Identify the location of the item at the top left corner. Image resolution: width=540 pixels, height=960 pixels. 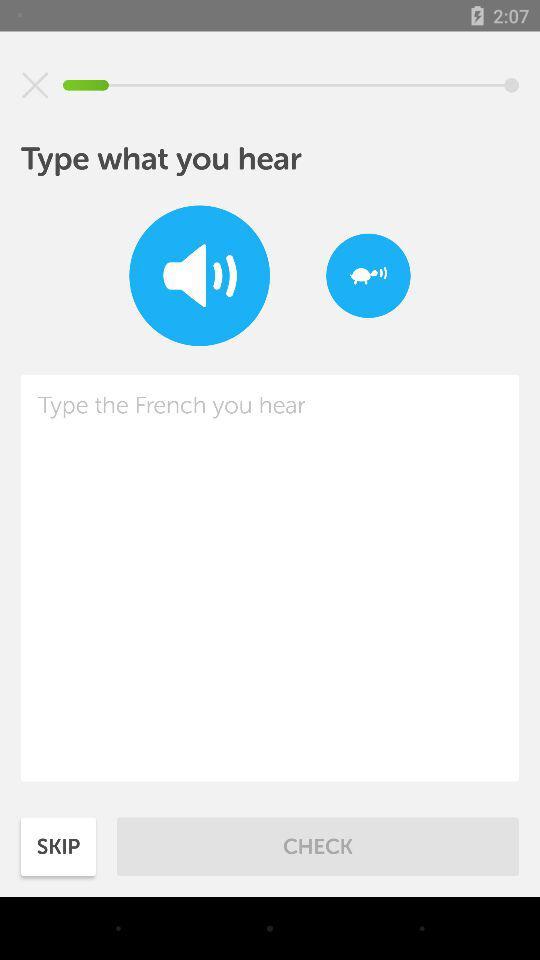
(35, 85).